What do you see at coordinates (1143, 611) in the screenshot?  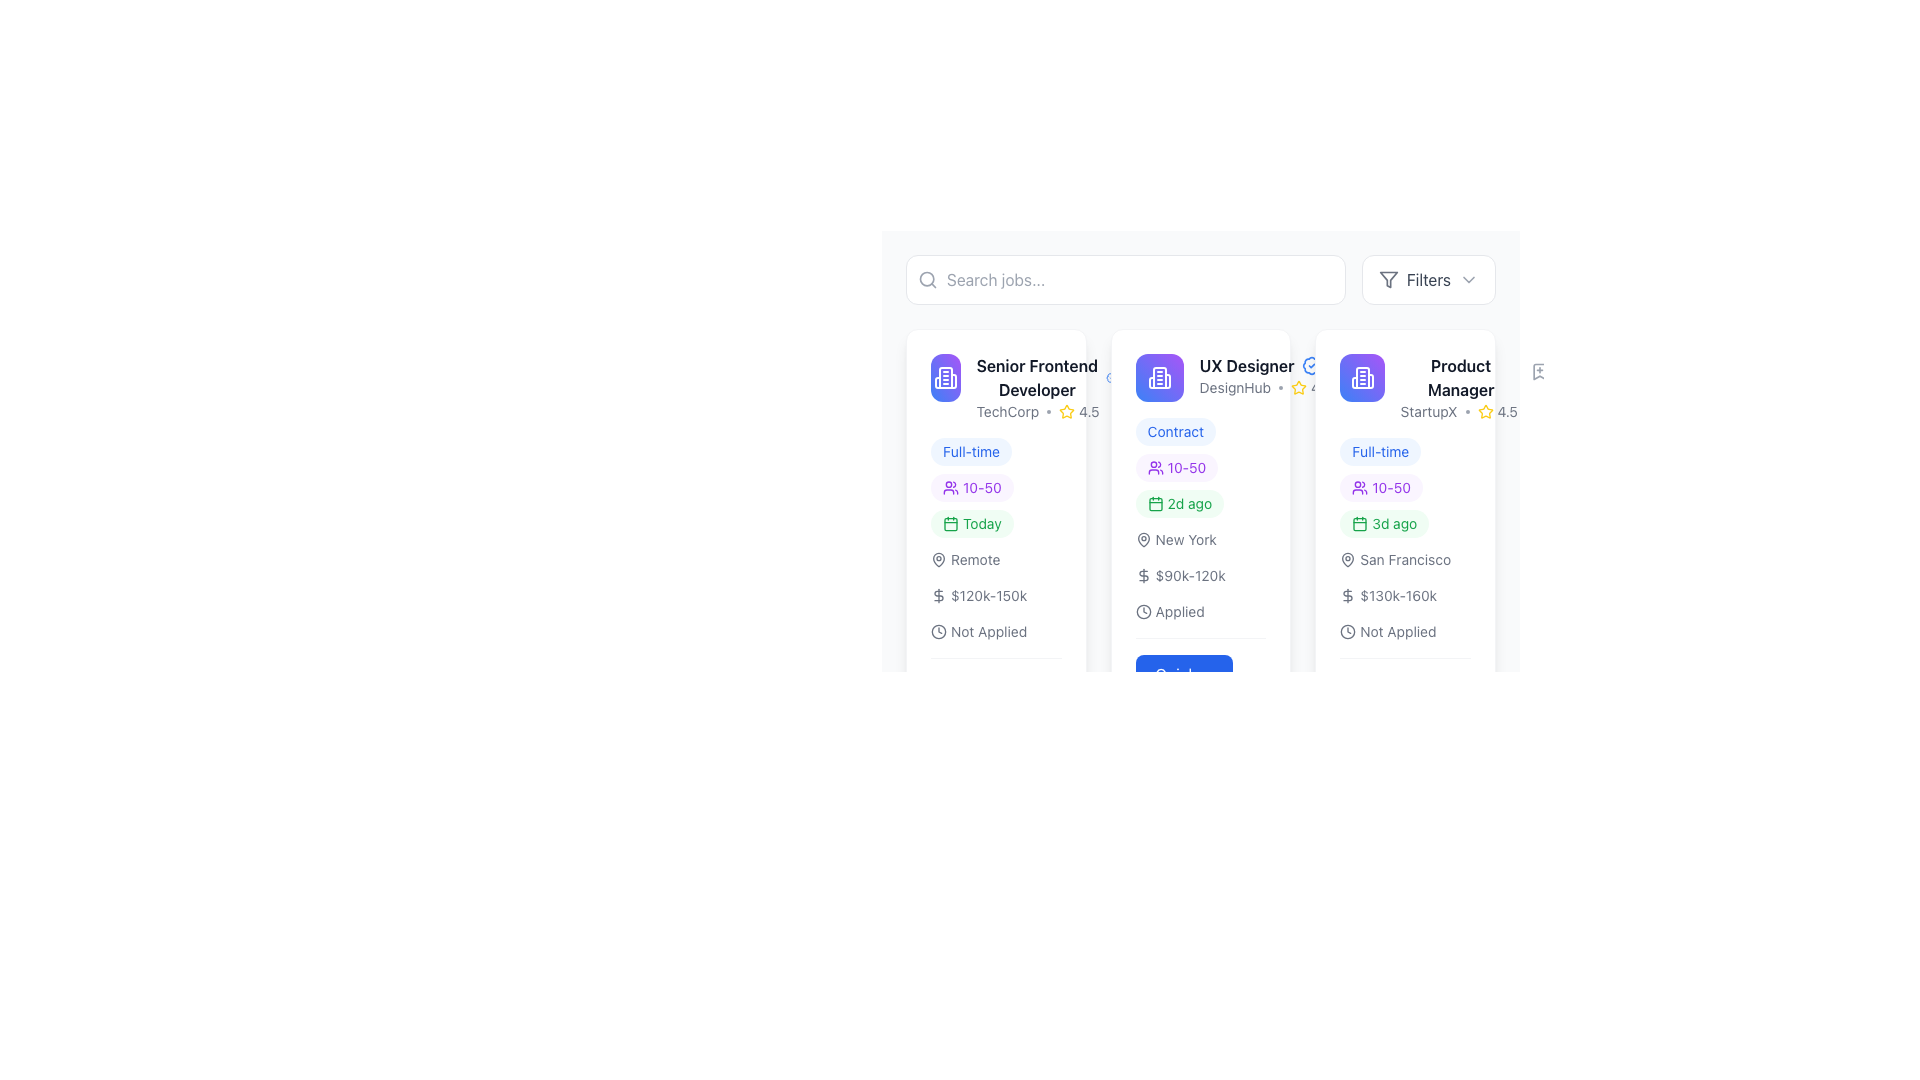 I see `the decorative icon that complements the 'Applied' label in the second job listing panel from the left, located towards the bottom inline with the text 'Applied'` at bounding box center [1143, 611].